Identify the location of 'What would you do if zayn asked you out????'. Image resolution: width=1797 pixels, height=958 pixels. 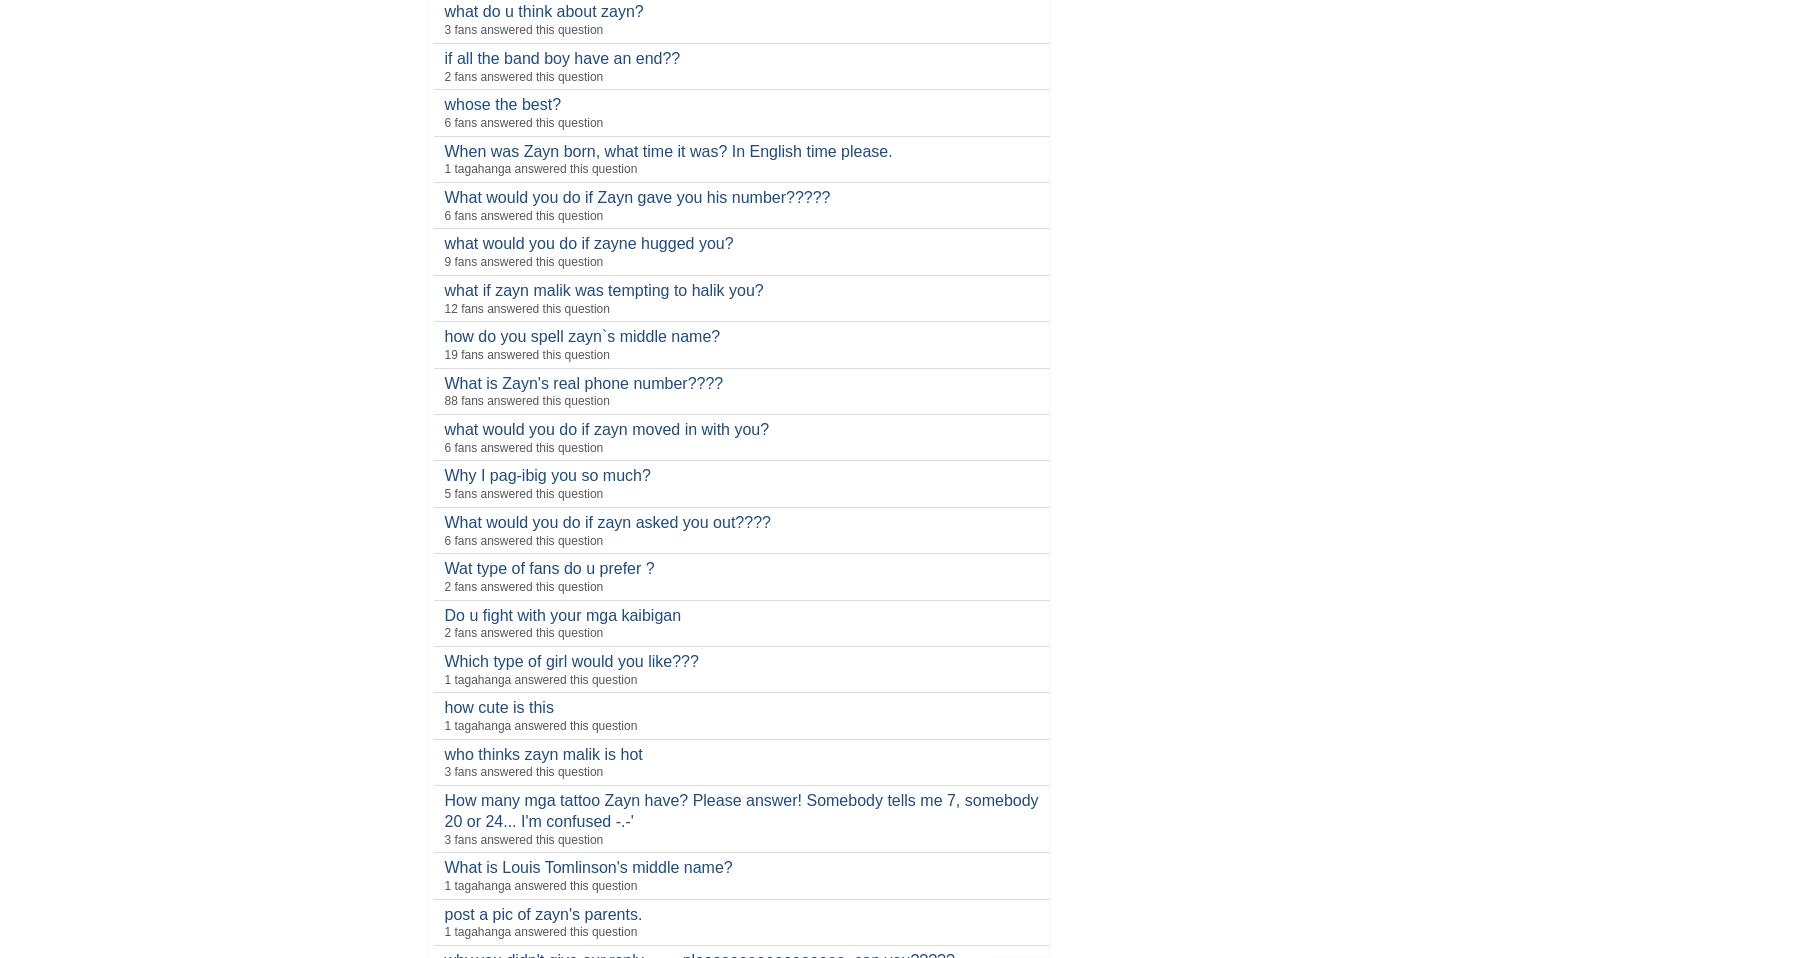
(443, 520).